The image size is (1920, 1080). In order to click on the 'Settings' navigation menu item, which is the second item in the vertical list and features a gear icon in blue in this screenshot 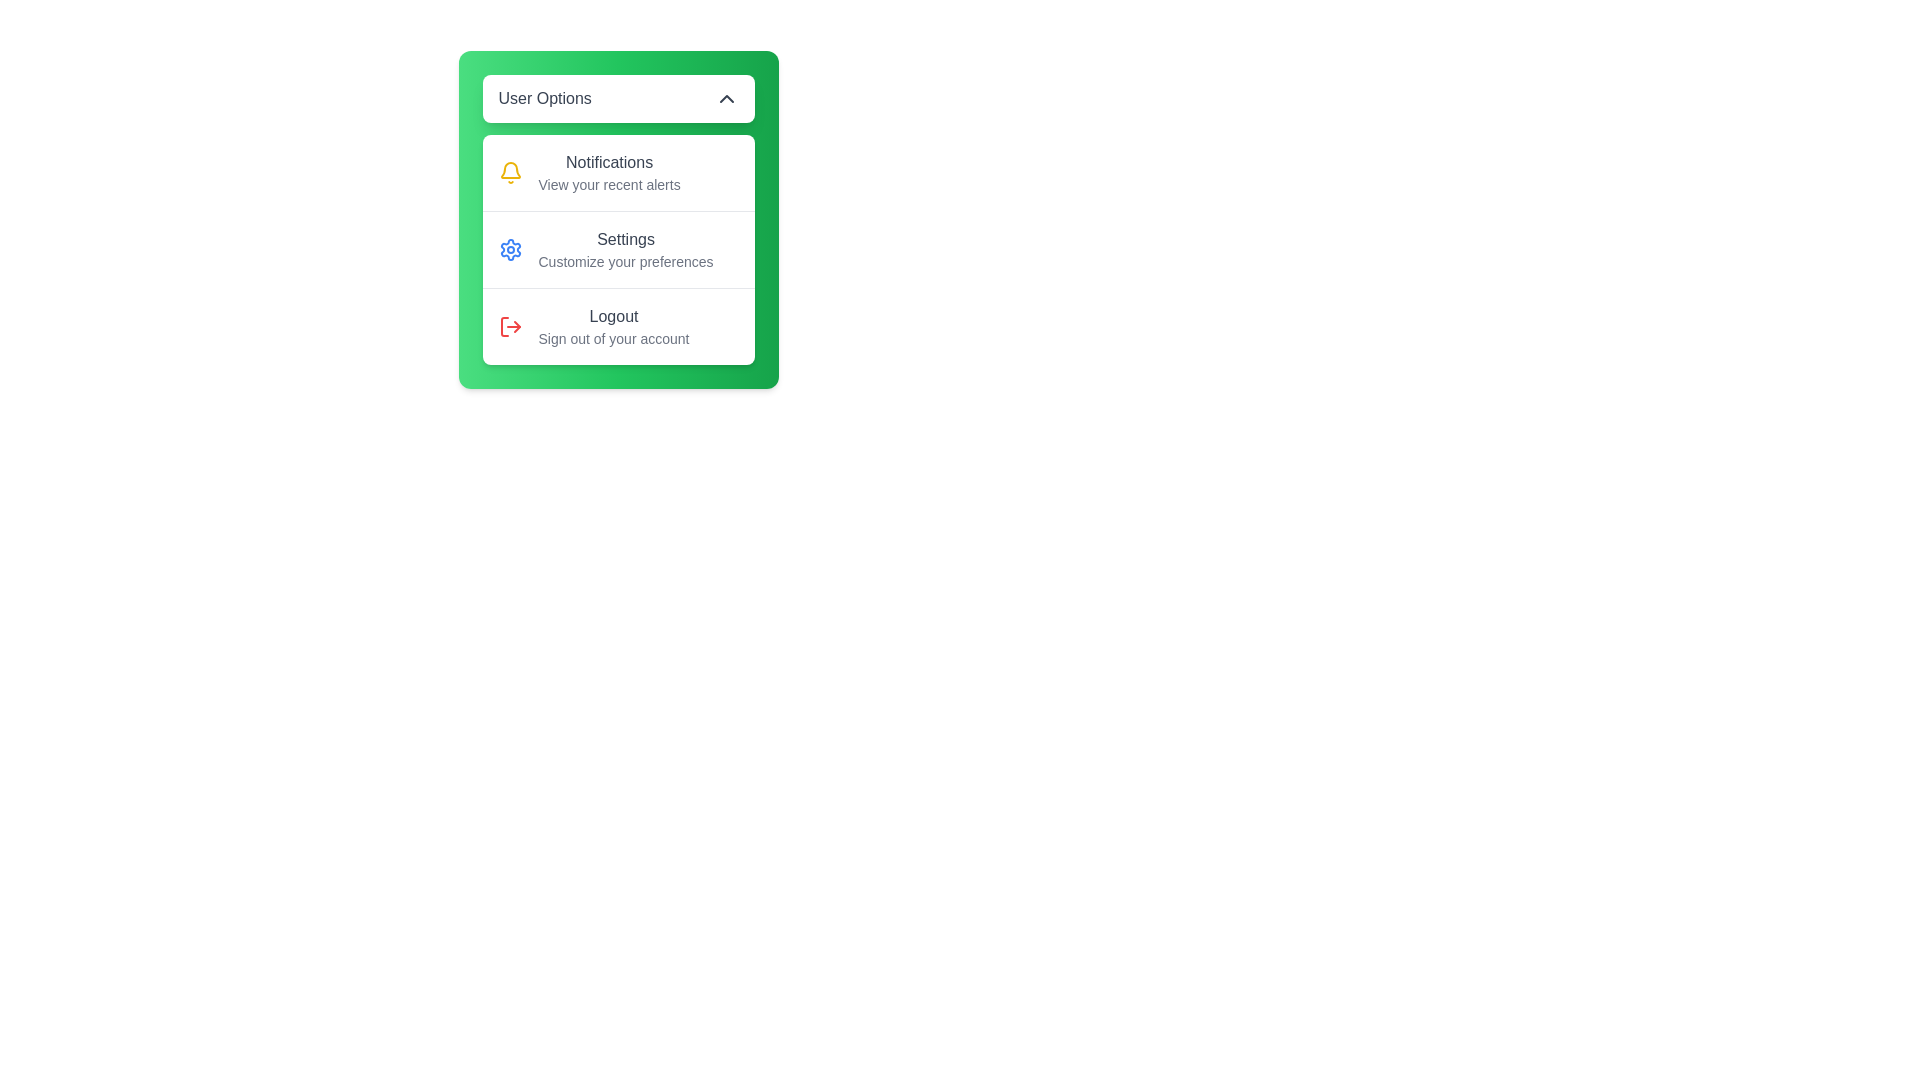, I will do `click(617, 248)`.